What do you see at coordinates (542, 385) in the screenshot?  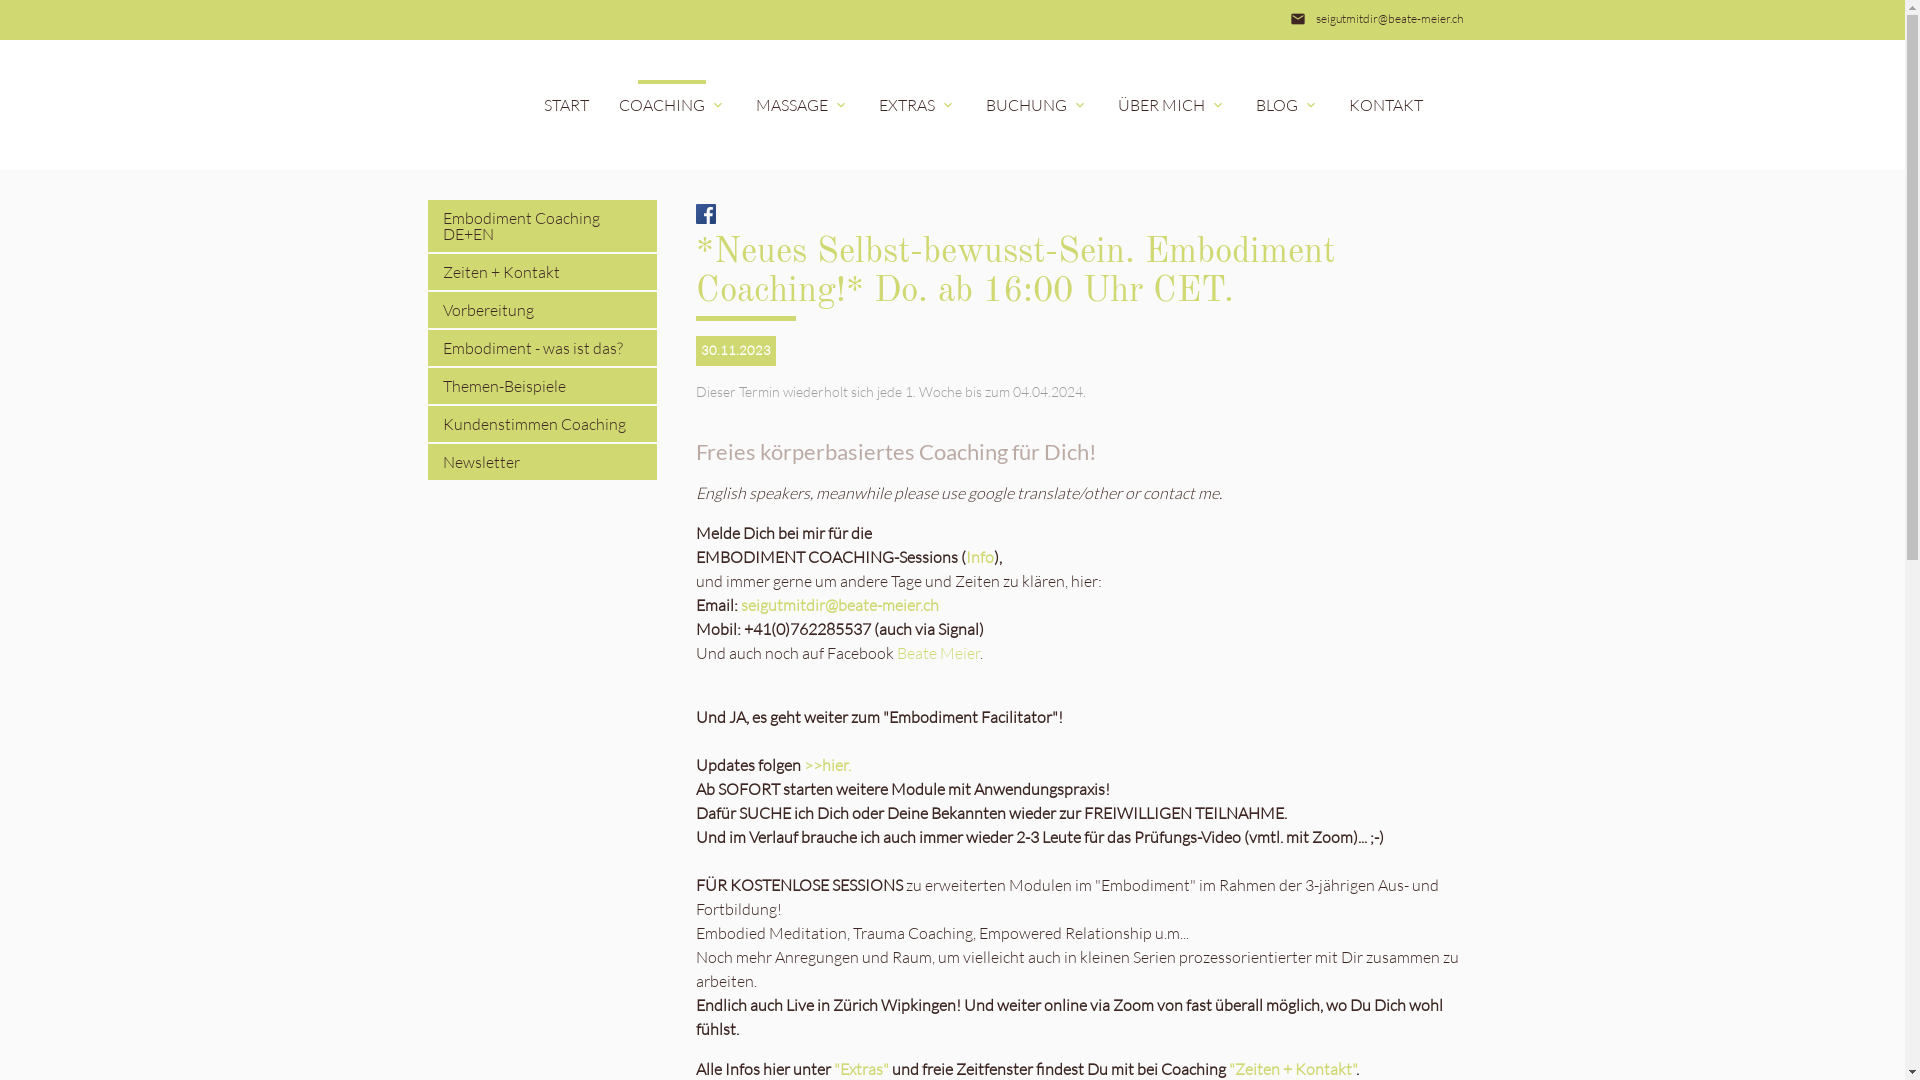 I see `'Themen-Beispiele'` at bounding box center [542, 385].